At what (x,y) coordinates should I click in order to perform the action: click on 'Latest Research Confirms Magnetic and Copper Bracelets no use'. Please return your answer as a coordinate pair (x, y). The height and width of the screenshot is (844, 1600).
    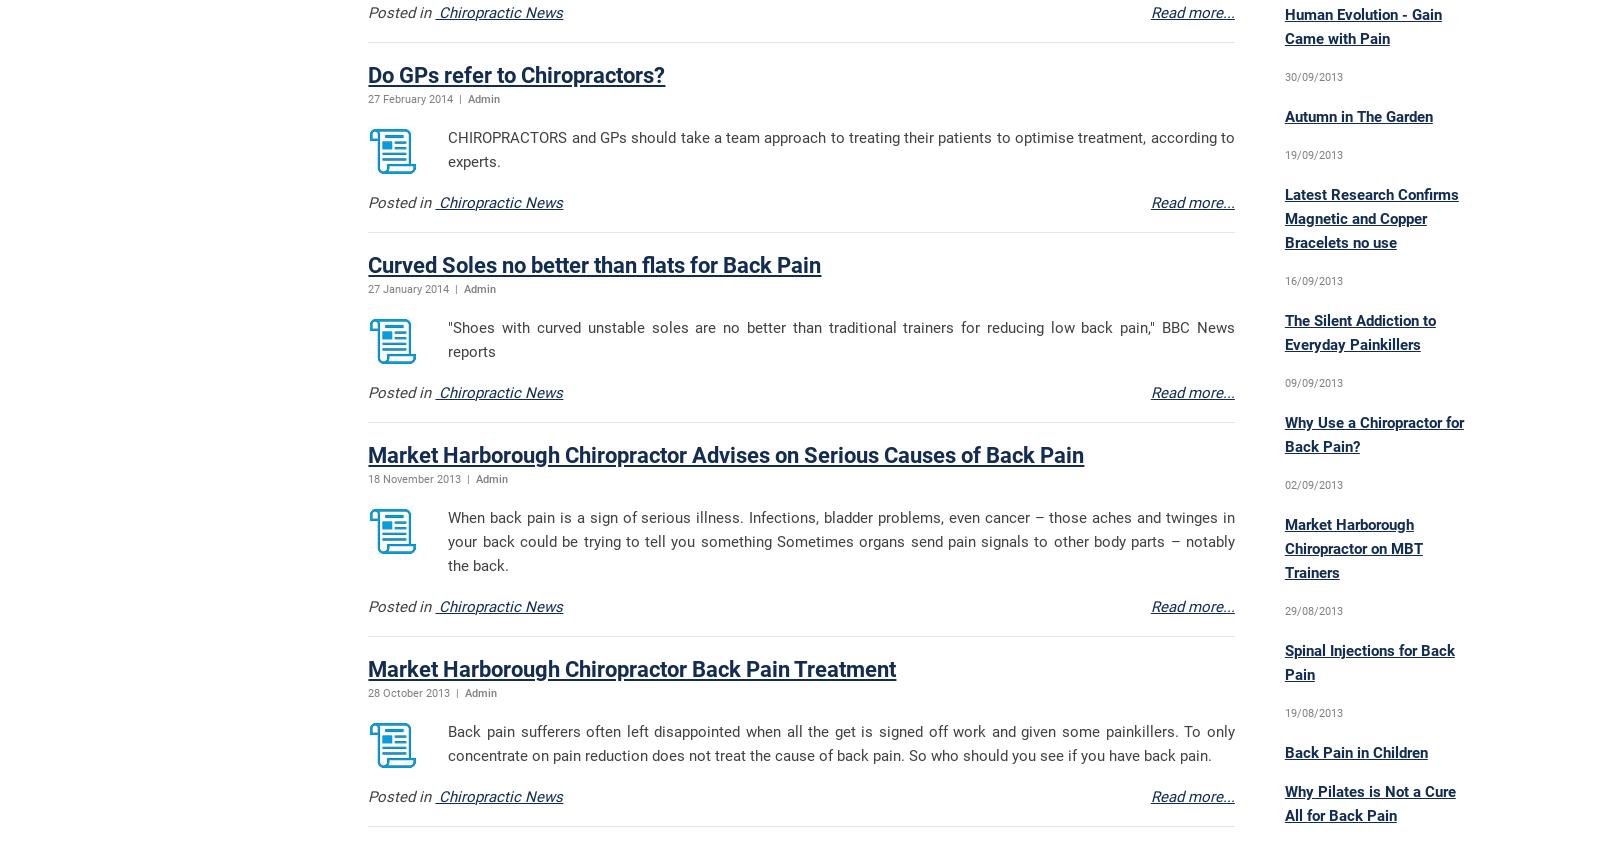
    Looking at the image, I should click on (1370, 218).